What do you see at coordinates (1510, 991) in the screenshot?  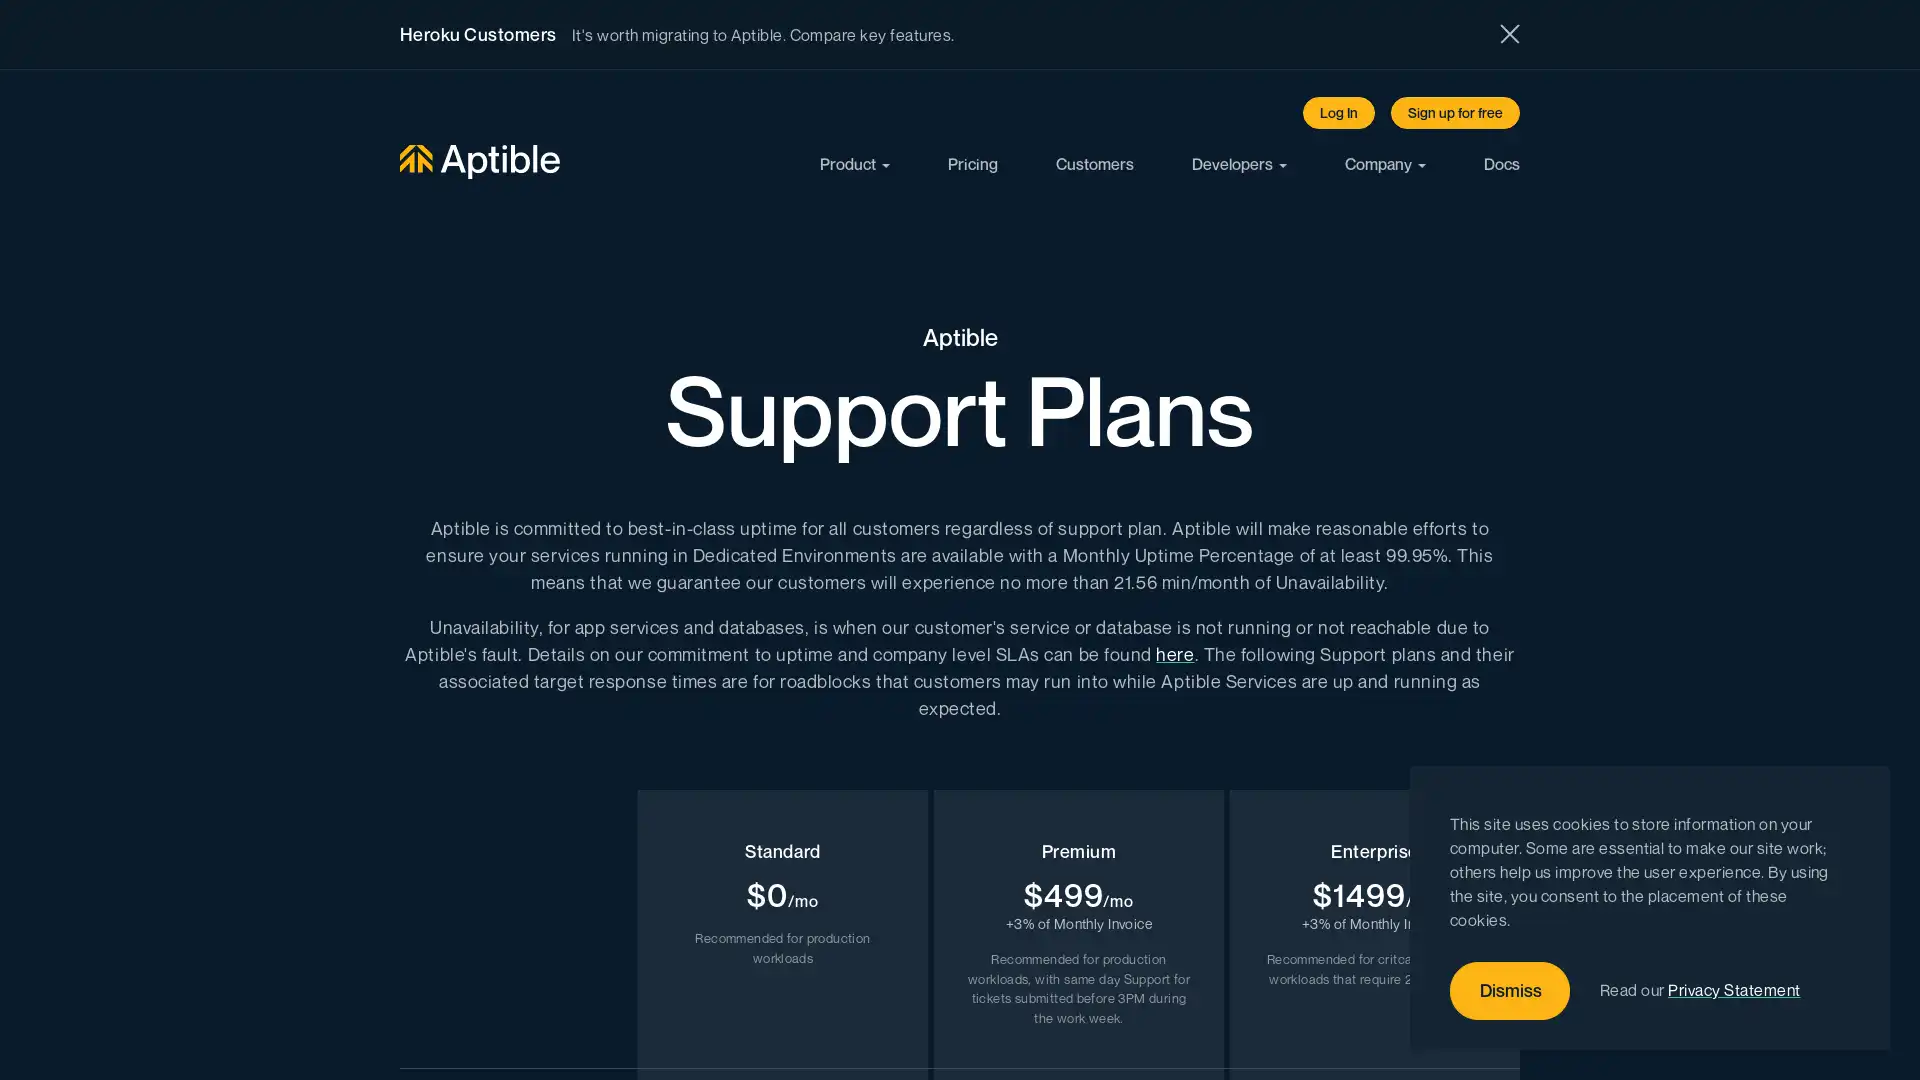 I see `Dismiss` at bounding box center [1510, 991].